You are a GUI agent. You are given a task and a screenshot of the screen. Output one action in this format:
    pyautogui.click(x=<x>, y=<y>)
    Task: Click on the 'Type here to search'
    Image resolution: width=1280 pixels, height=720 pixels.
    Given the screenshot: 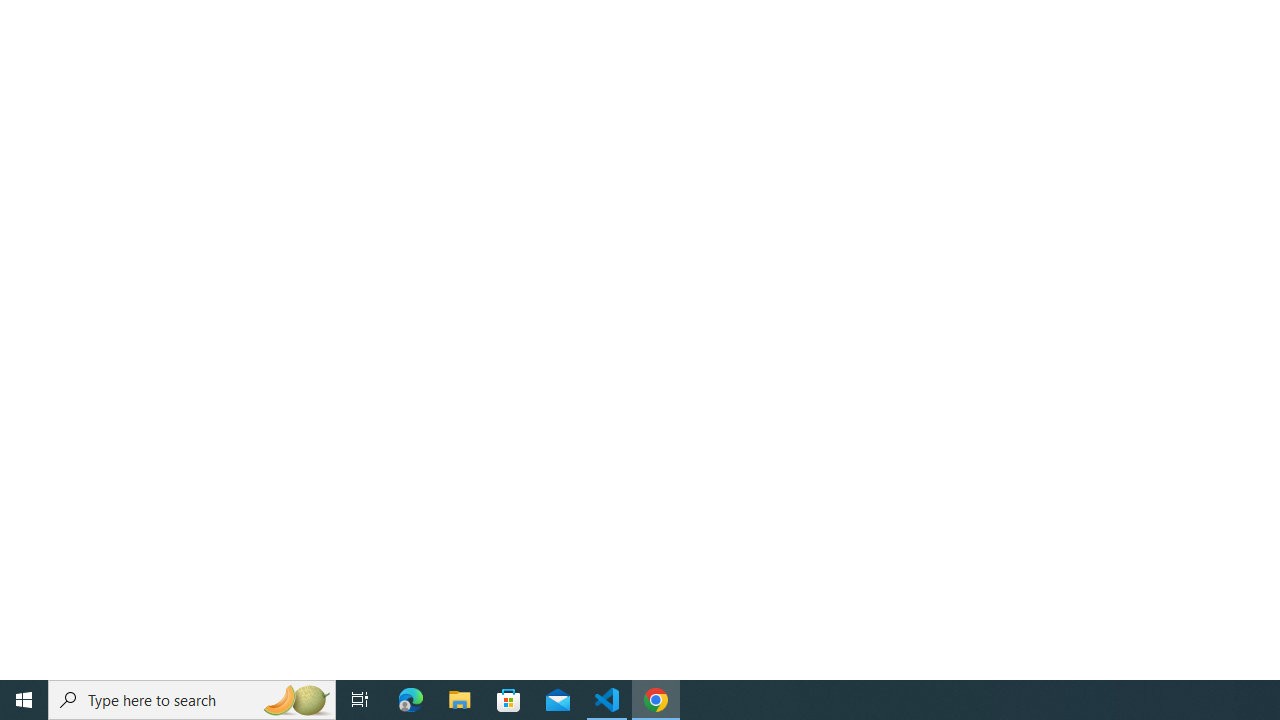 What is the action you would take?
    pyautogui.click(x=192, y=698)
    